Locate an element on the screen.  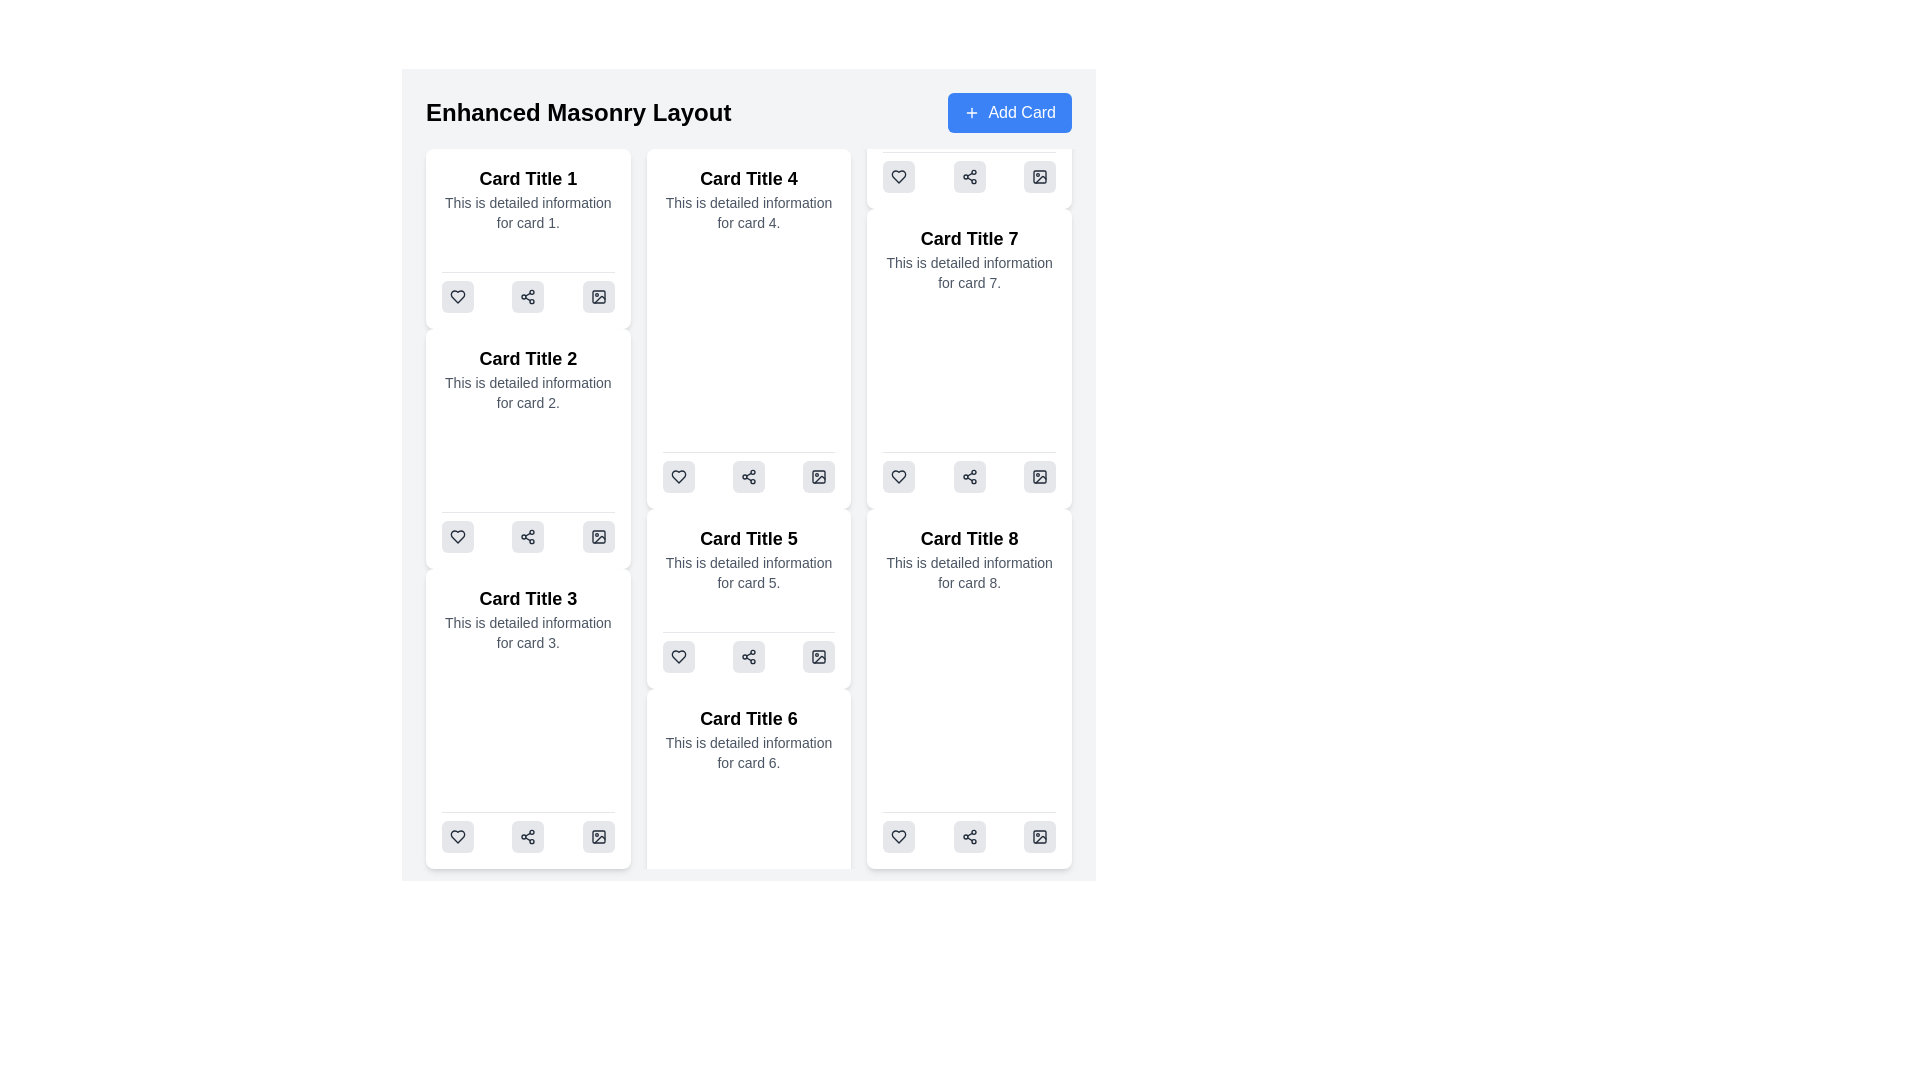
the heart-shaped icon button located at the bottom left corner of the card labeled 'Card Title 8' is located at coordinates (898, 477).